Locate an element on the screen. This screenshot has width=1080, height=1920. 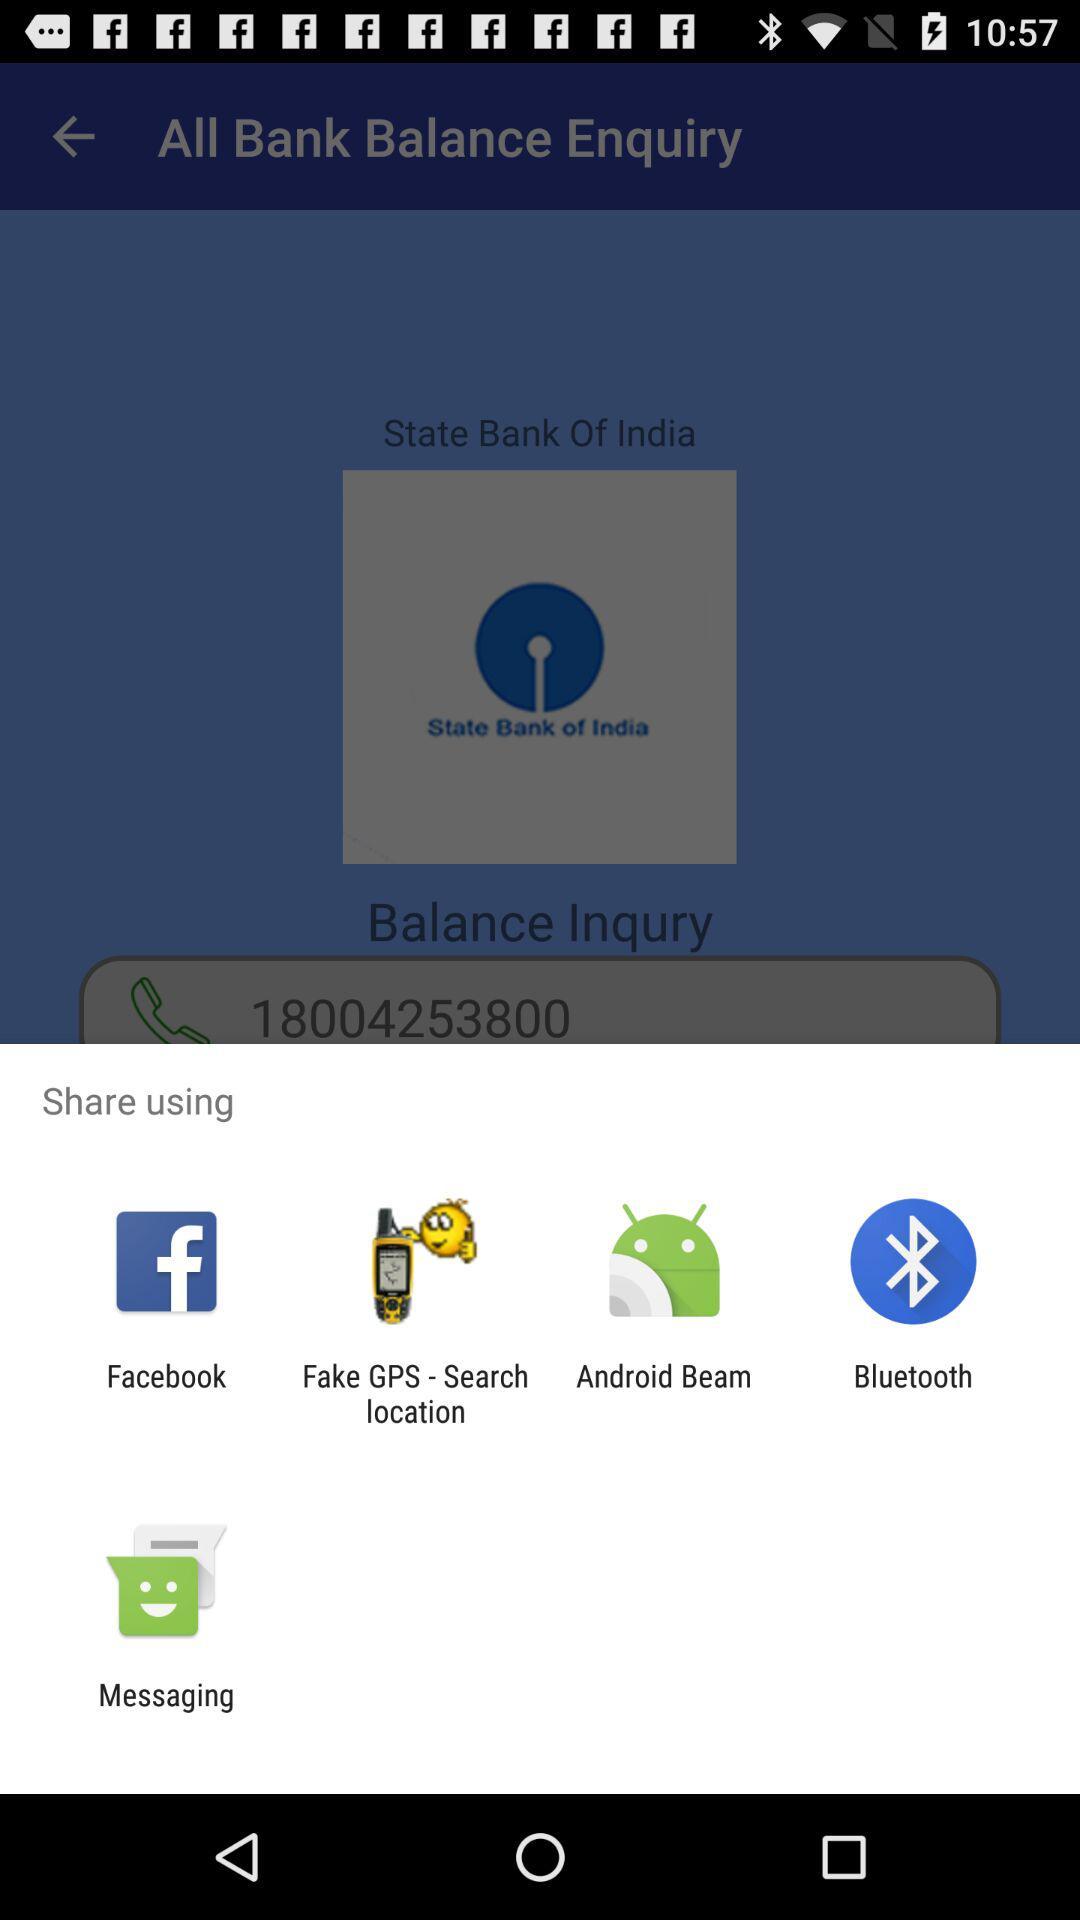
item next to the facebook app is located at coordinates (414, 1392).